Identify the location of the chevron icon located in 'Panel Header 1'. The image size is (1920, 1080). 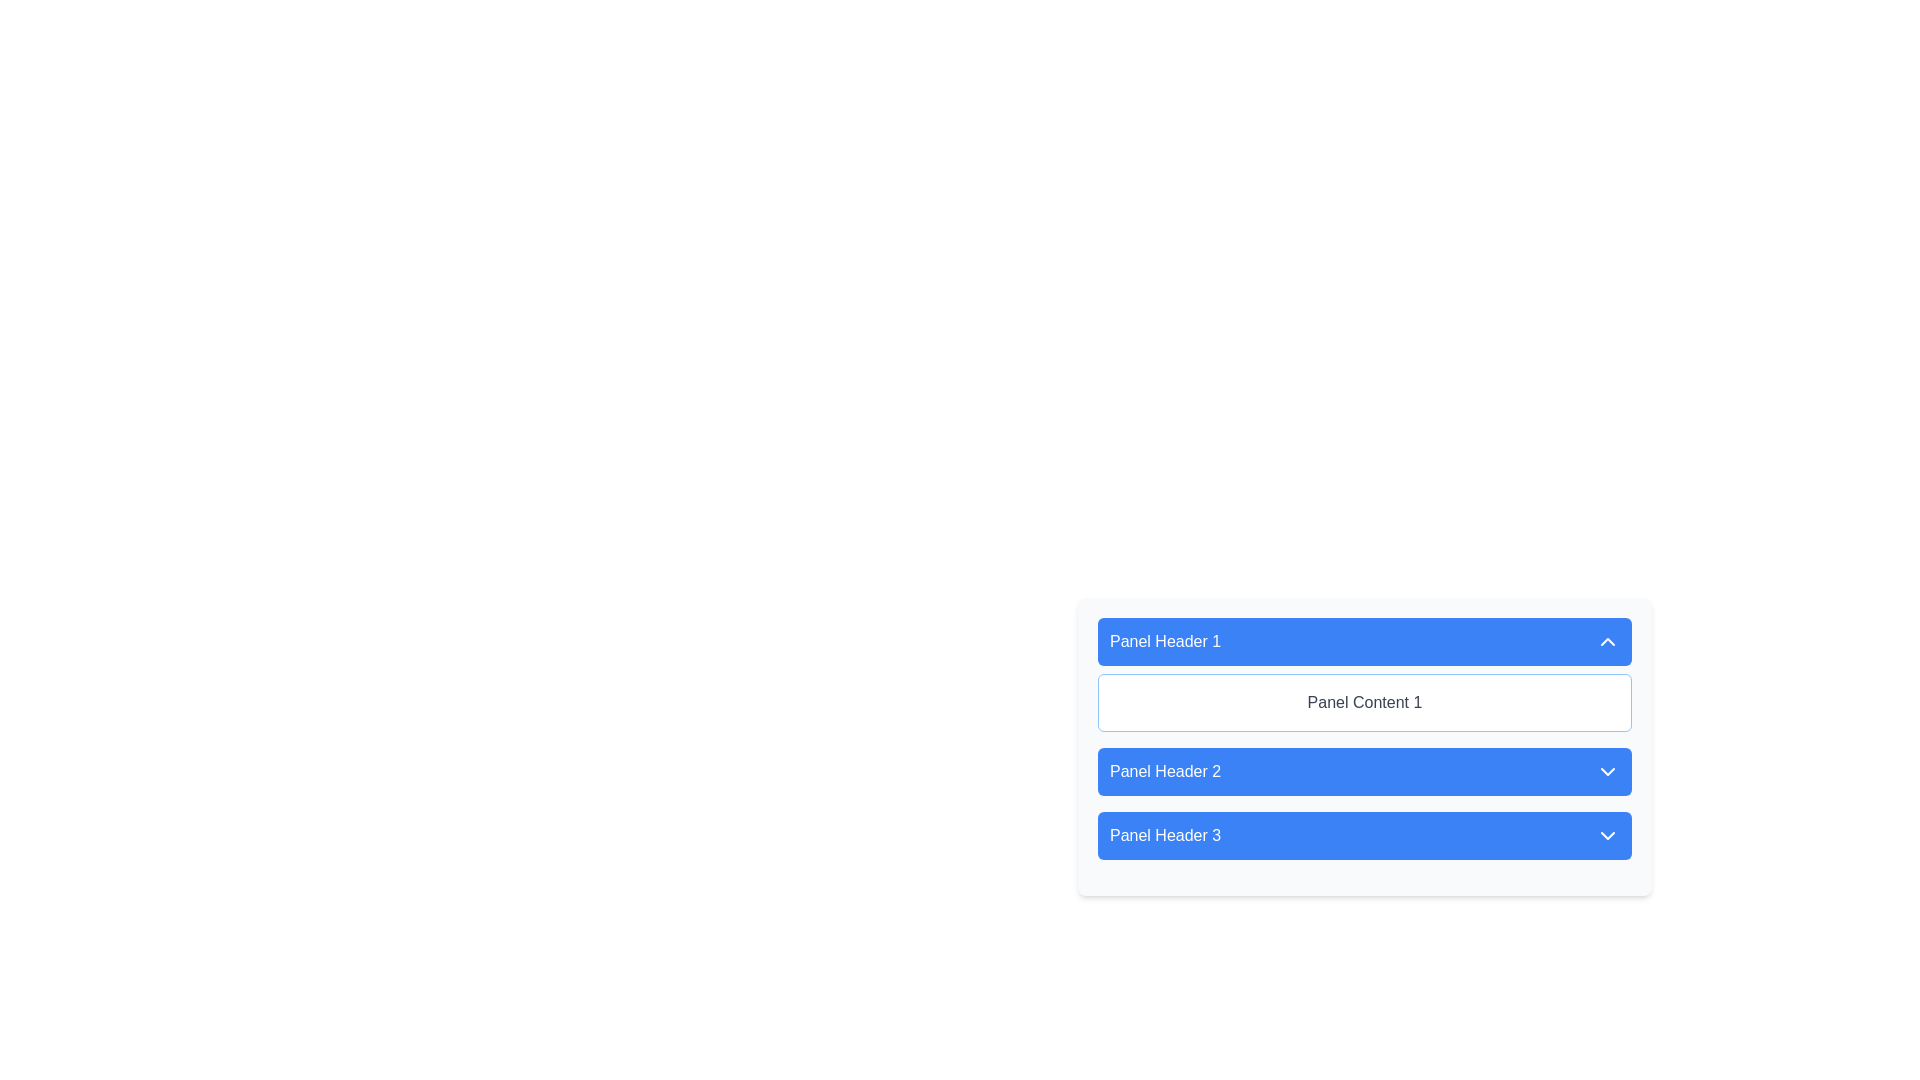
(1608, 641).